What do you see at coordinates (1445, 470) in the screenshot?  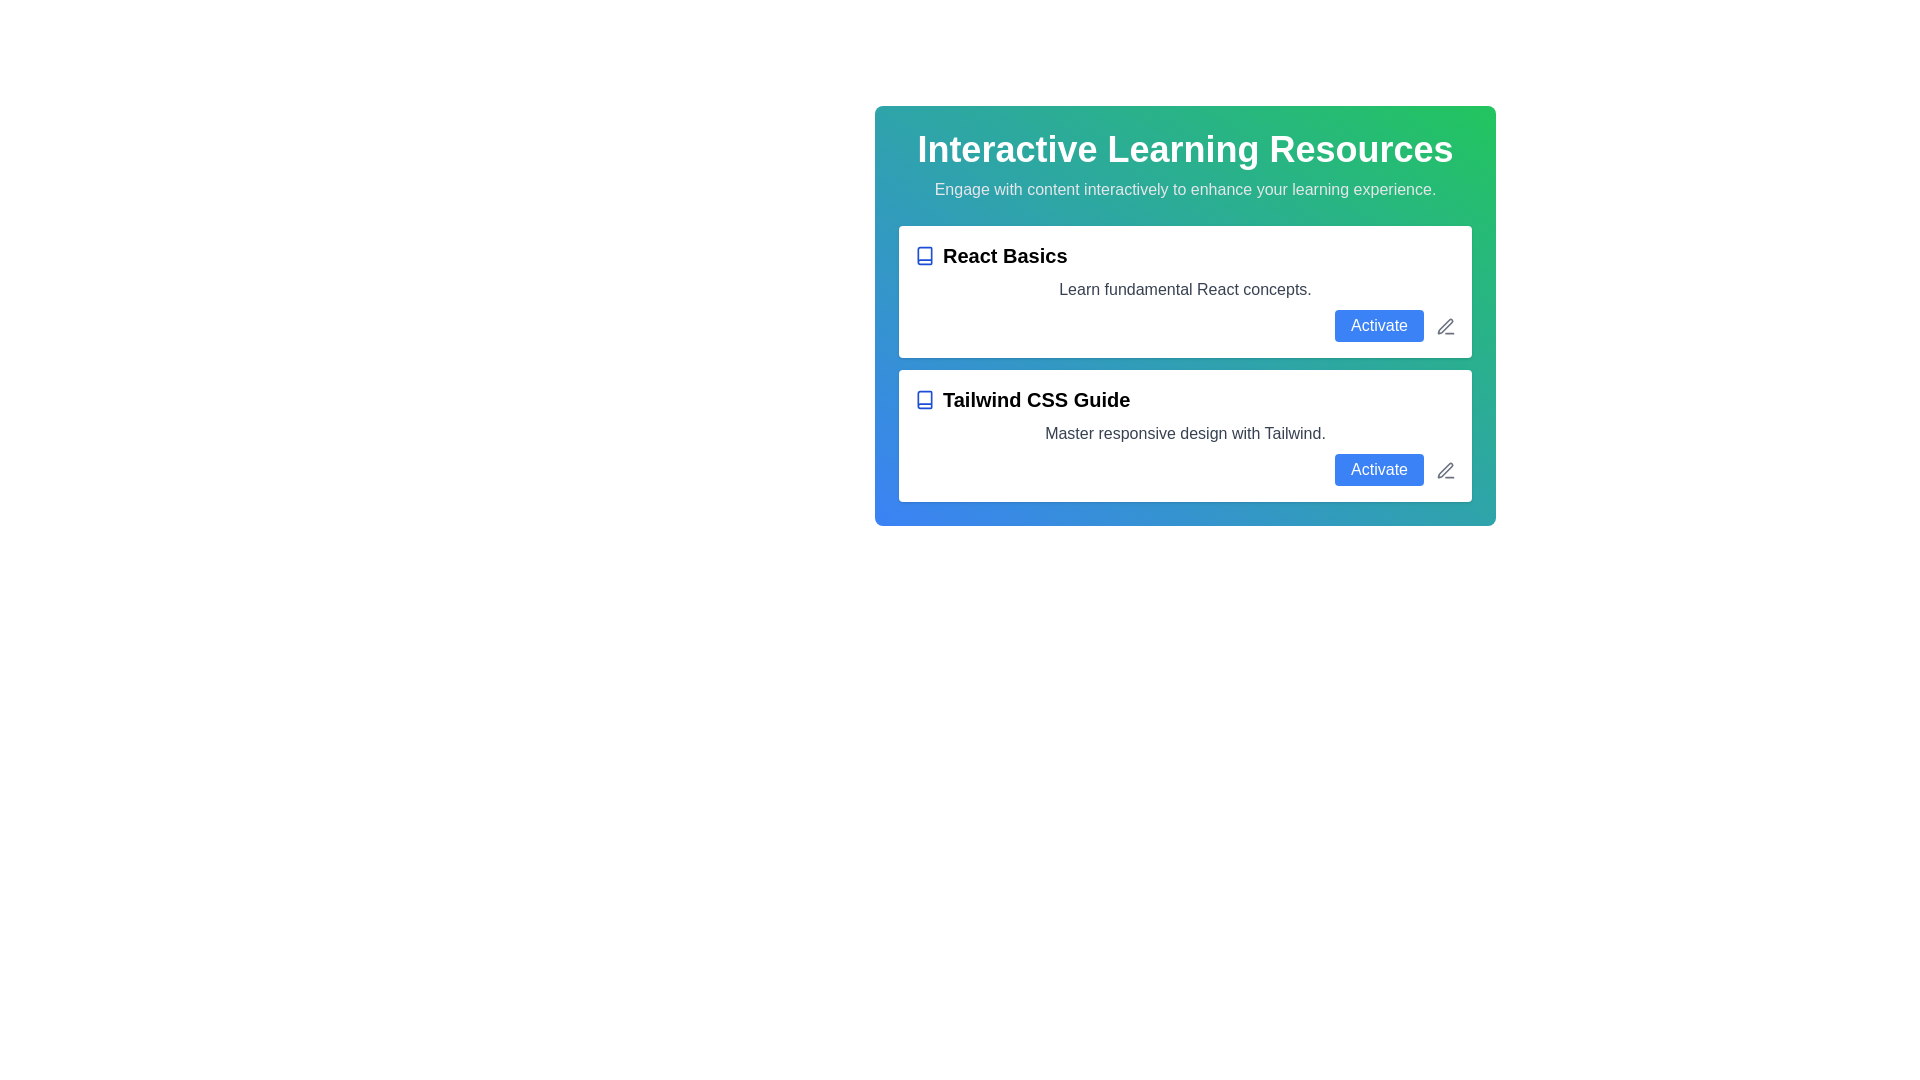 I see `the edit icon for the 'Tailwind CSS Guide' card, located to the right of the 'Activate' button in the second row of the interactive panel` at bounding box center [1445, 470].